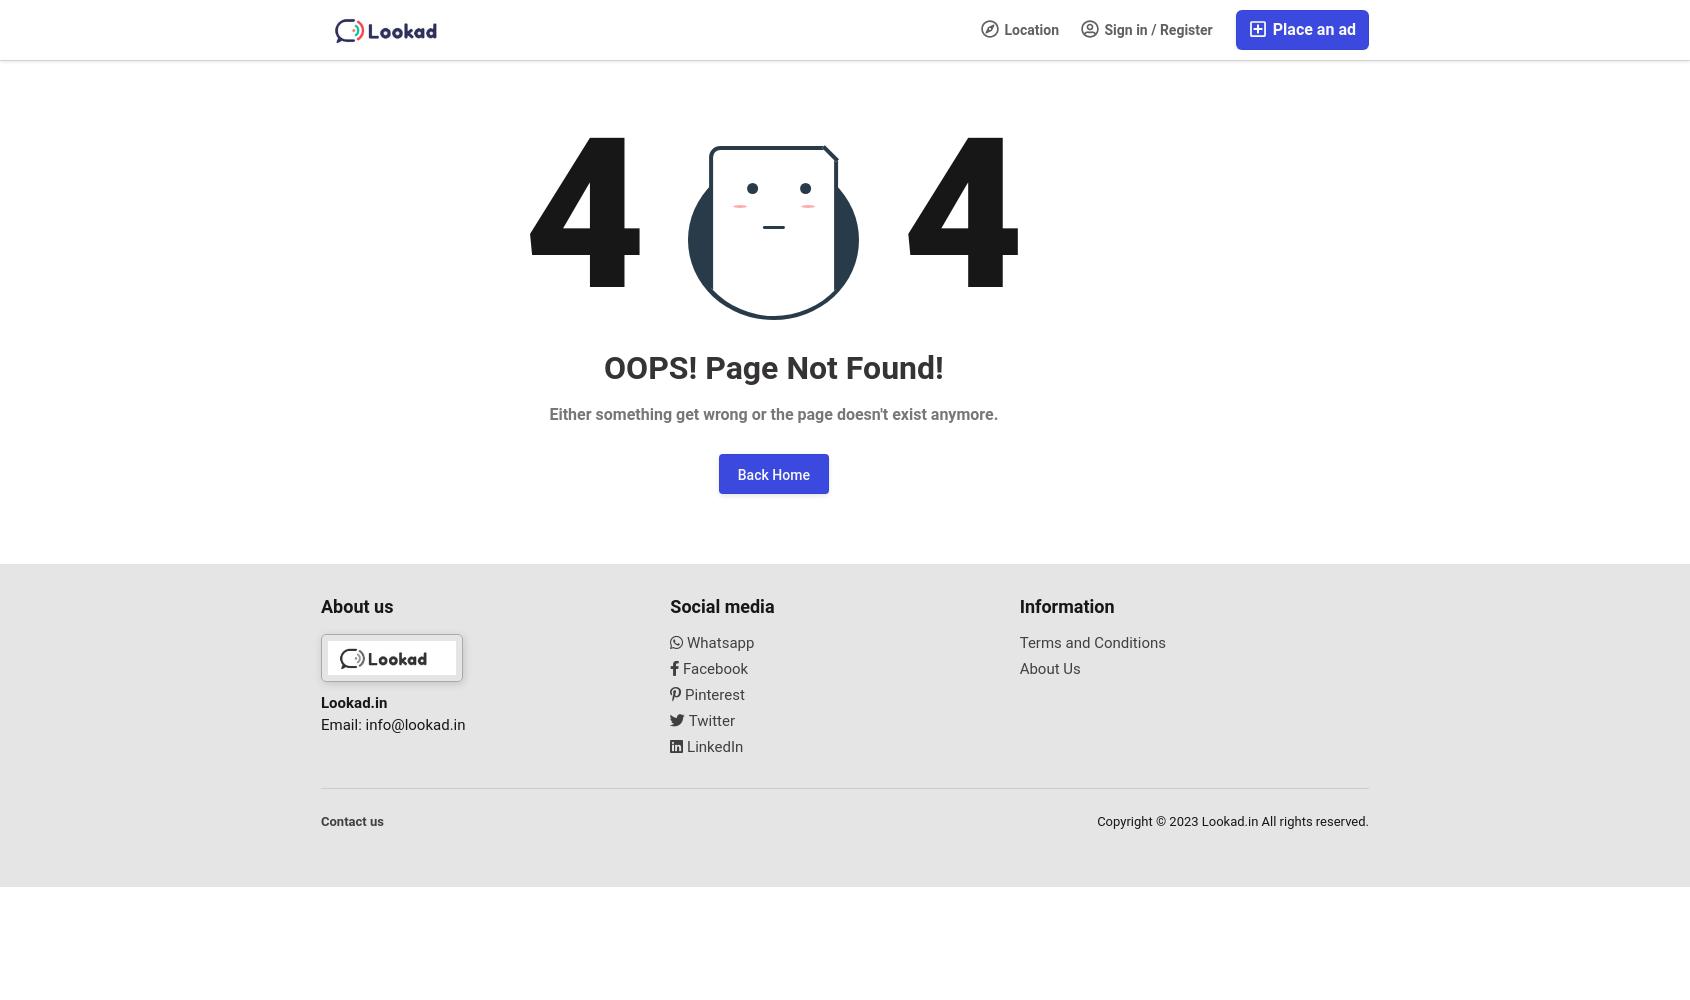 The image size is (1690, 1000). I want to click on 'Copyright © 2023 Lookad.in All rights reserved.', so click(1232, 819).